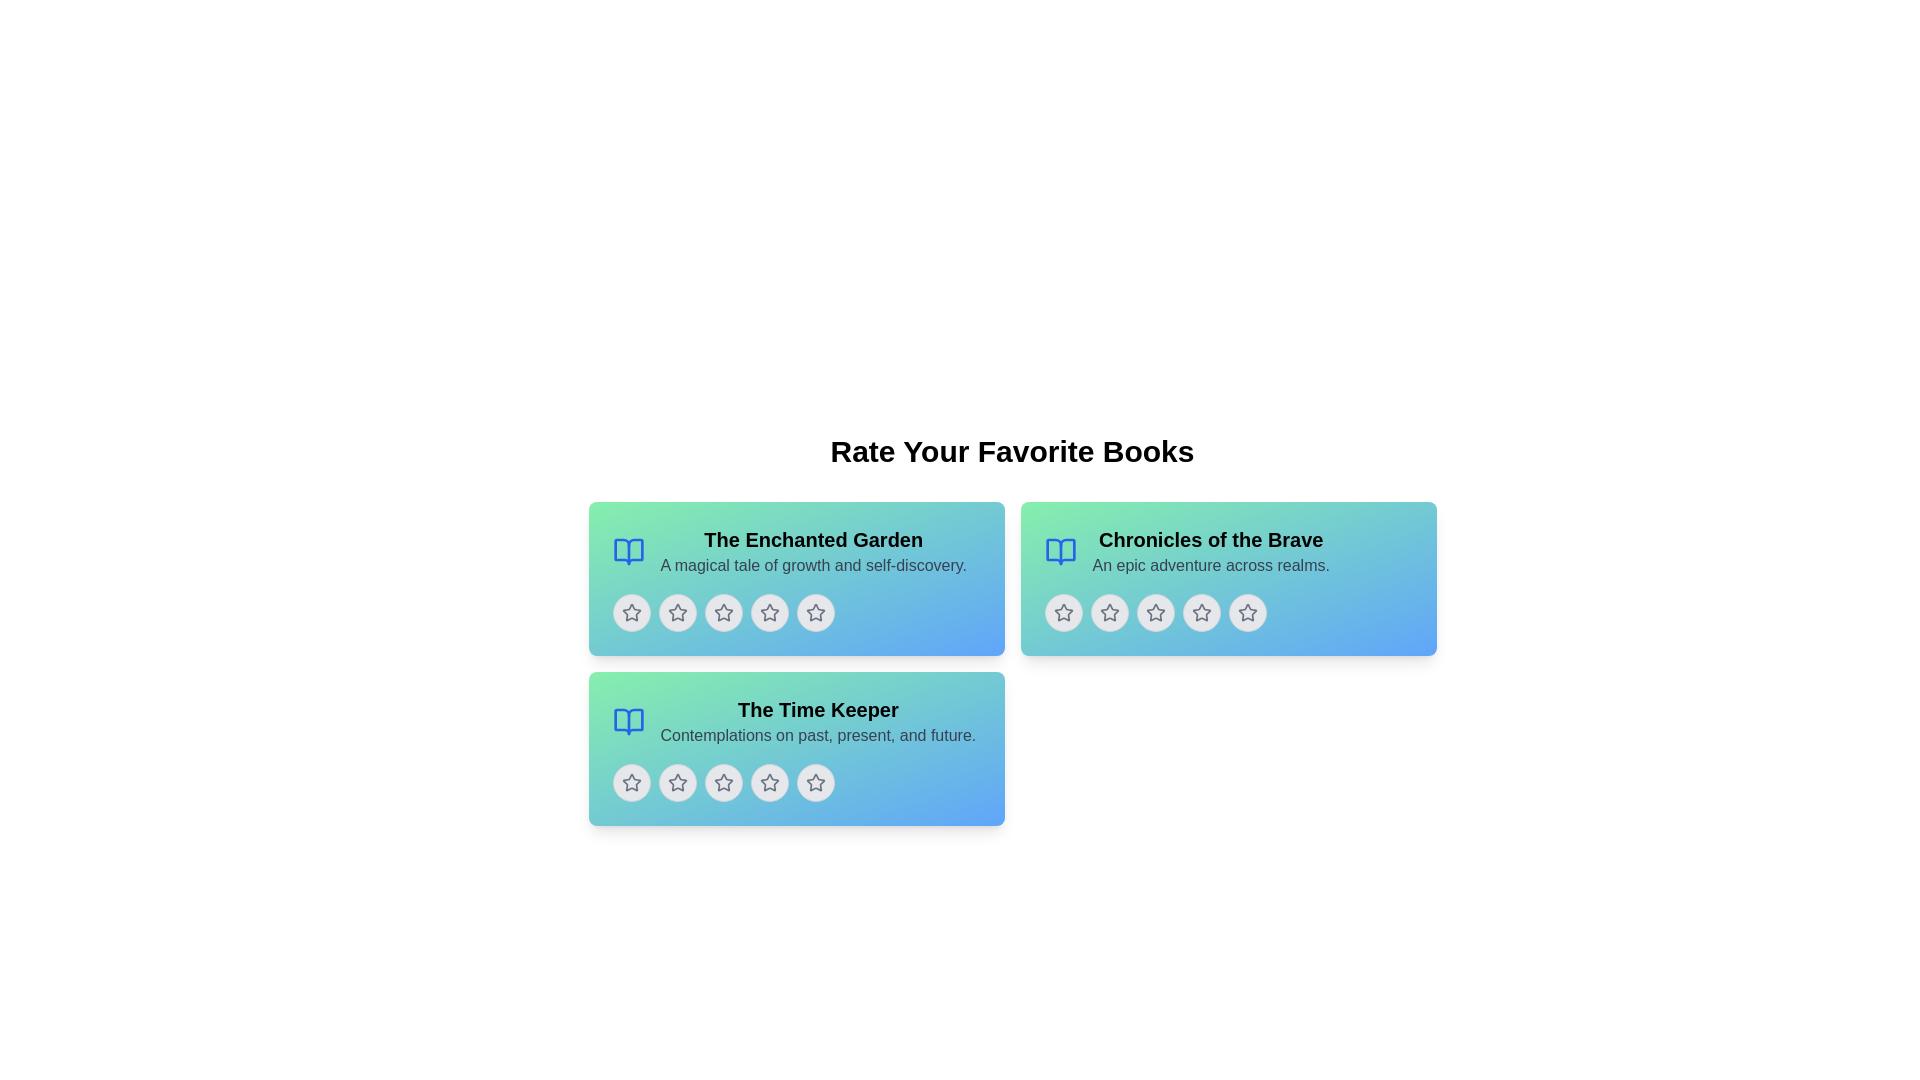 The image size is (1920, 1080). What do you see at coordinates (1200, 612) in the screenshot?
I see `the third gray outlined star icon in the rating system of the 'Chronicles of the Brave' card interface to rate it` at bounding box center [1200, 612].